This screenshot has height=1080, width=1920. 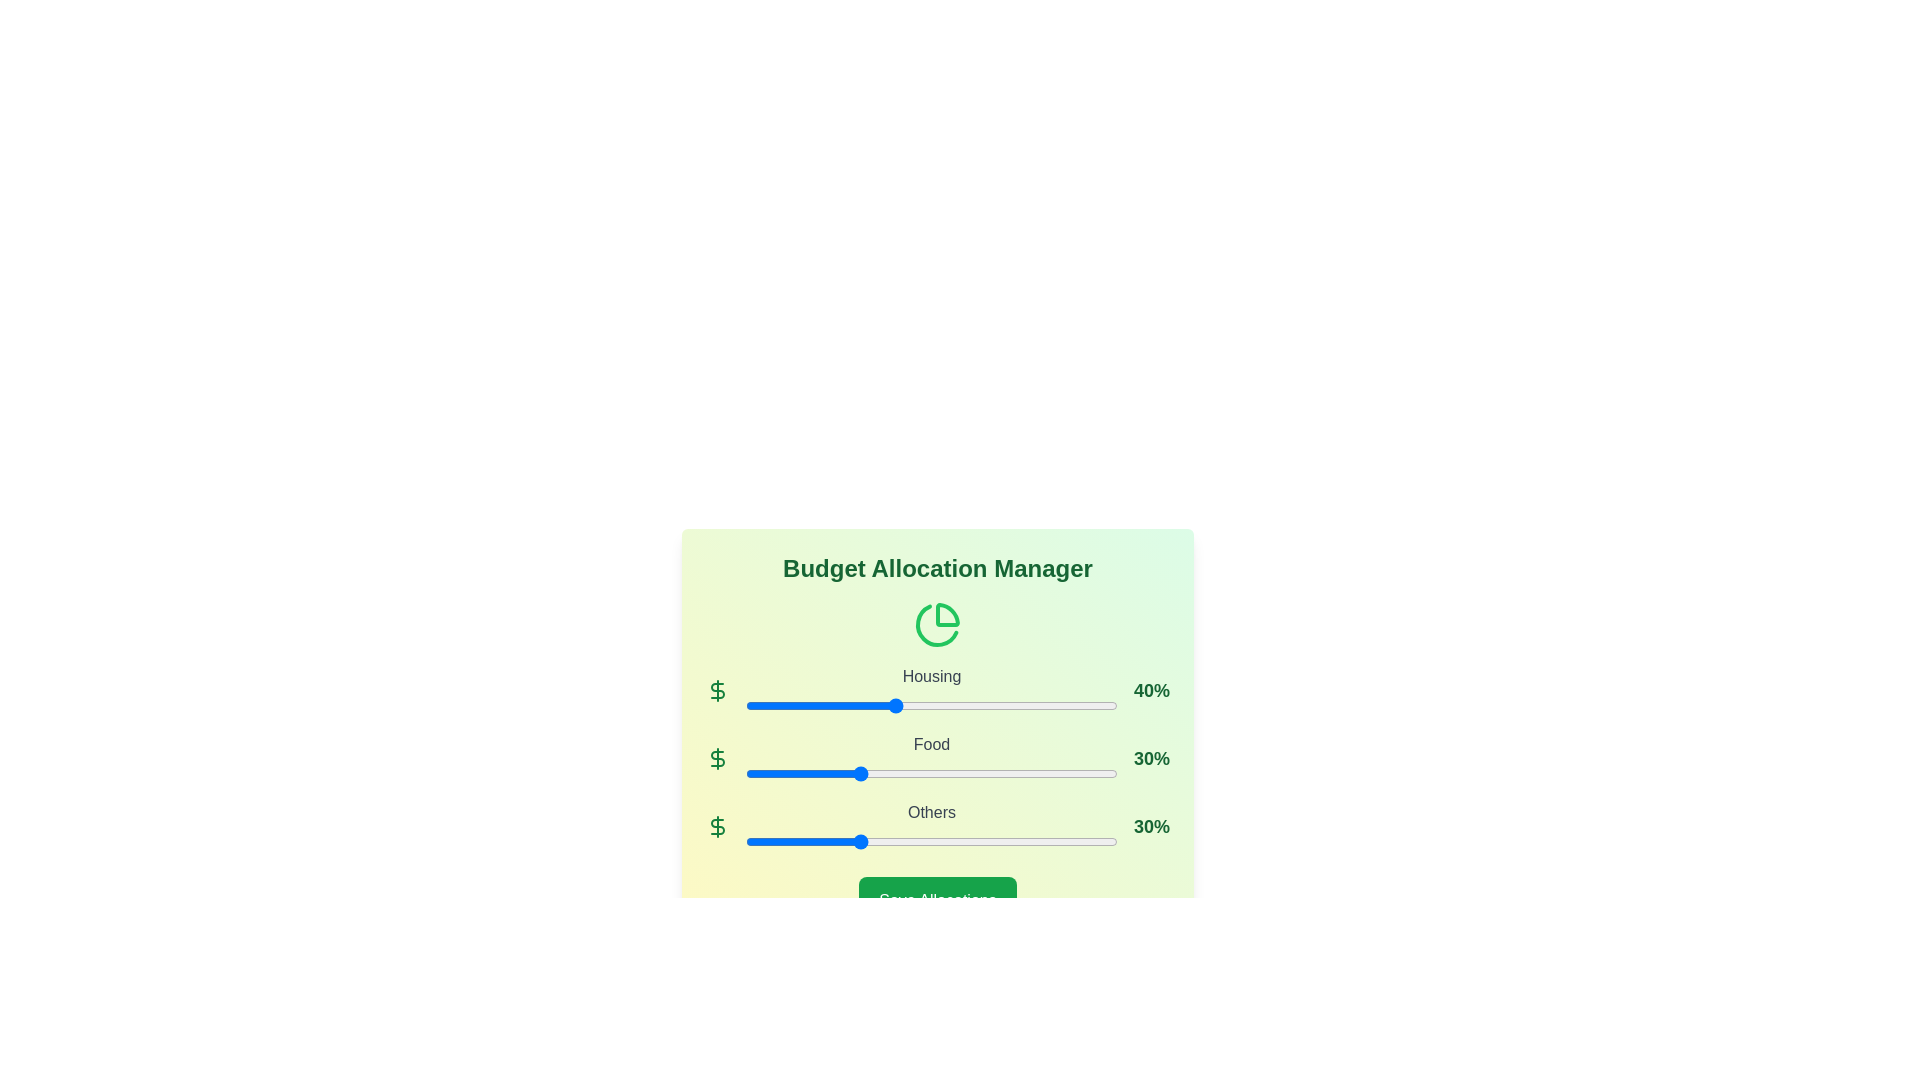 What do you see at coordinates (1083, 841) in the screenshot?
I see `the 'Others' slider to 91%` at bounding box center [1083, 841].